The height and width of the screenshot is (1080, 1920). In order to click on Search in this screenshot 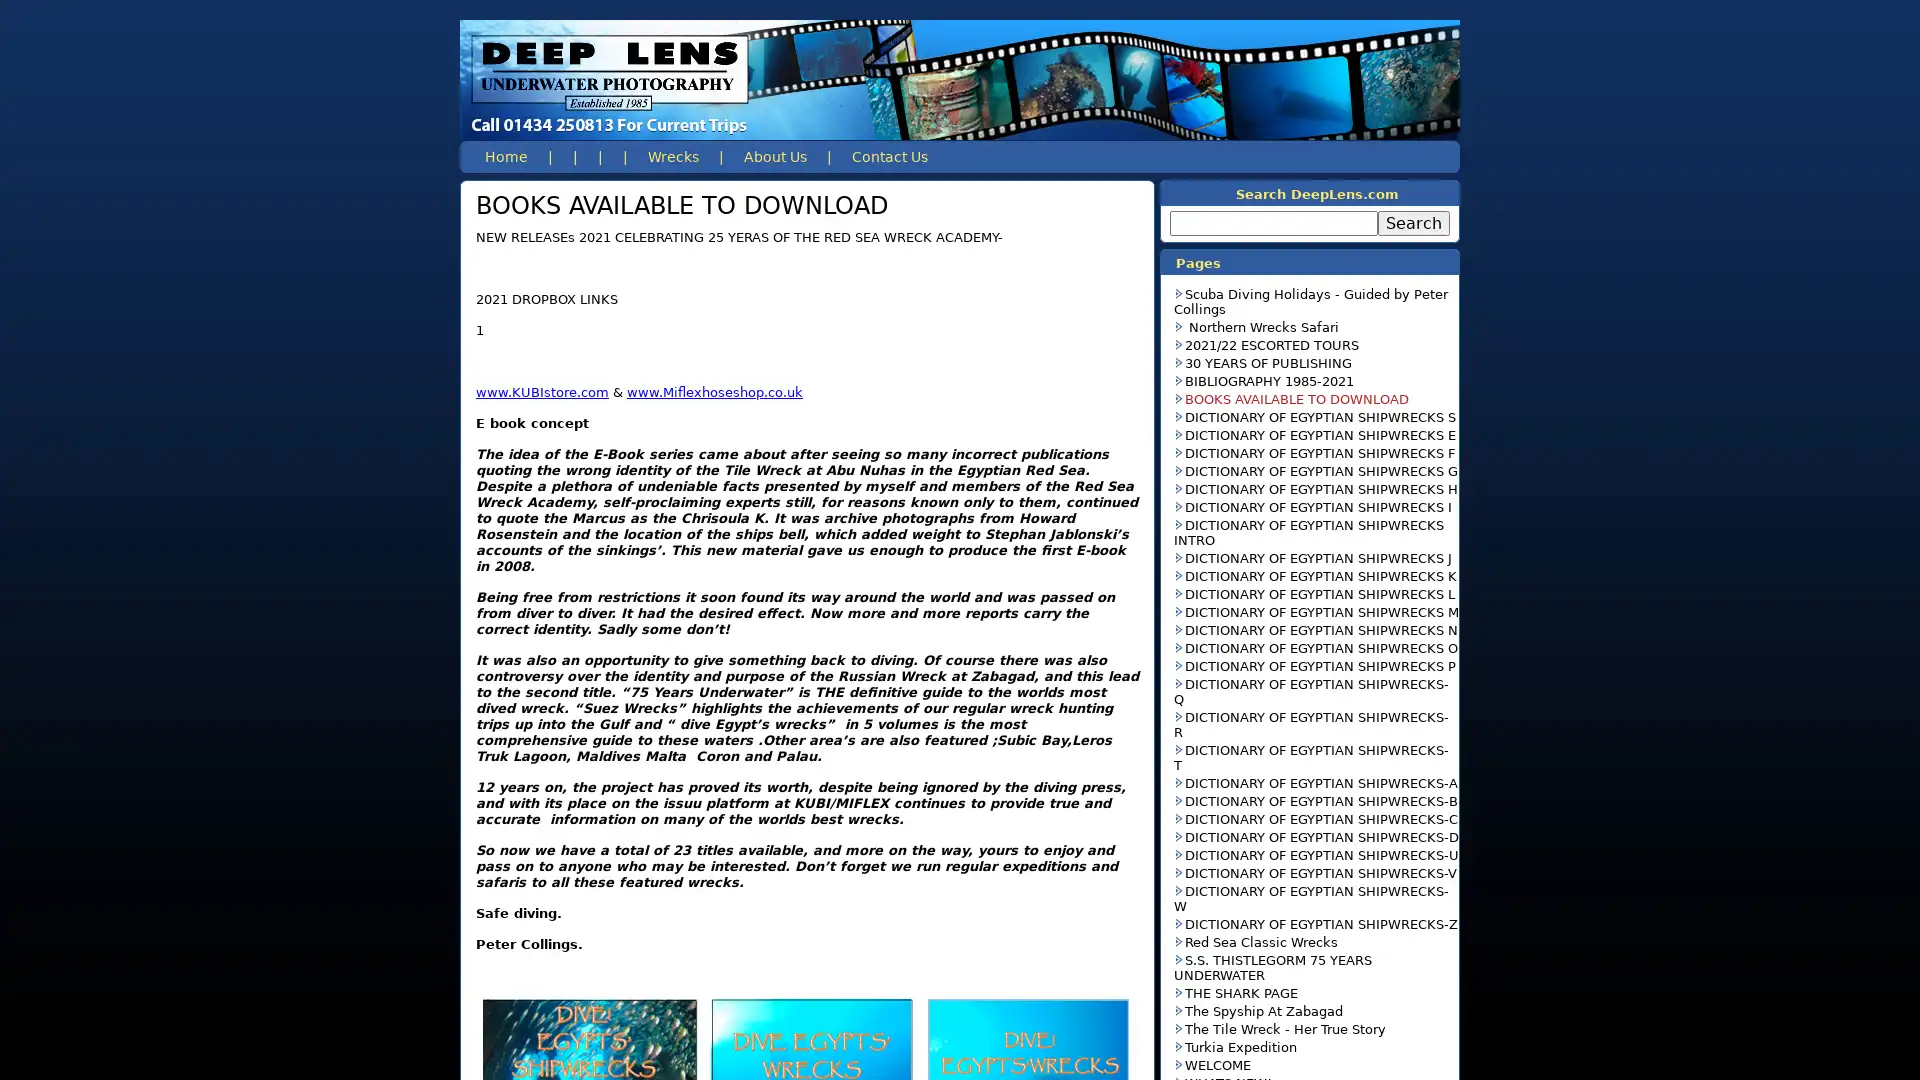, I will do `click(1413, 223)`.